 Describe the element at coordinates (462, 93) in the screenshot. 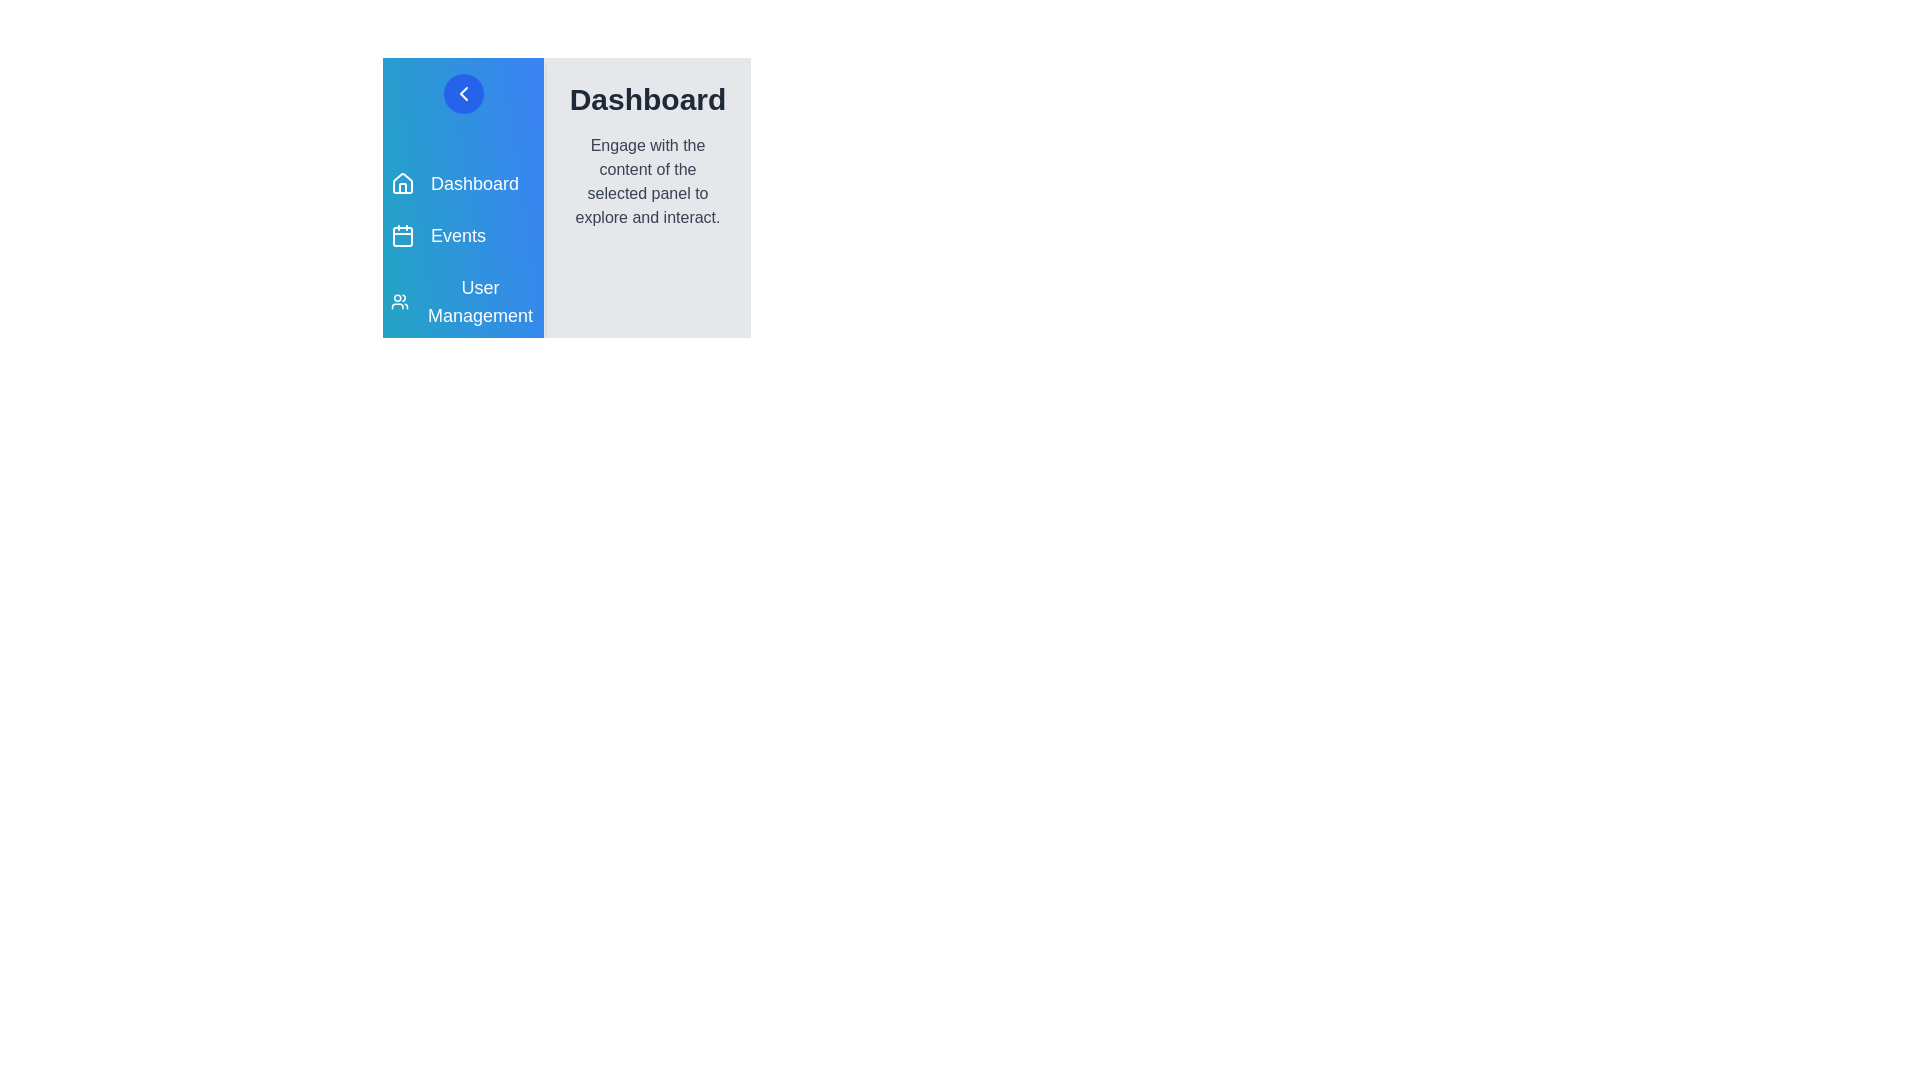

I see `toggle button to toggle the drawer's open/close state` at that location.